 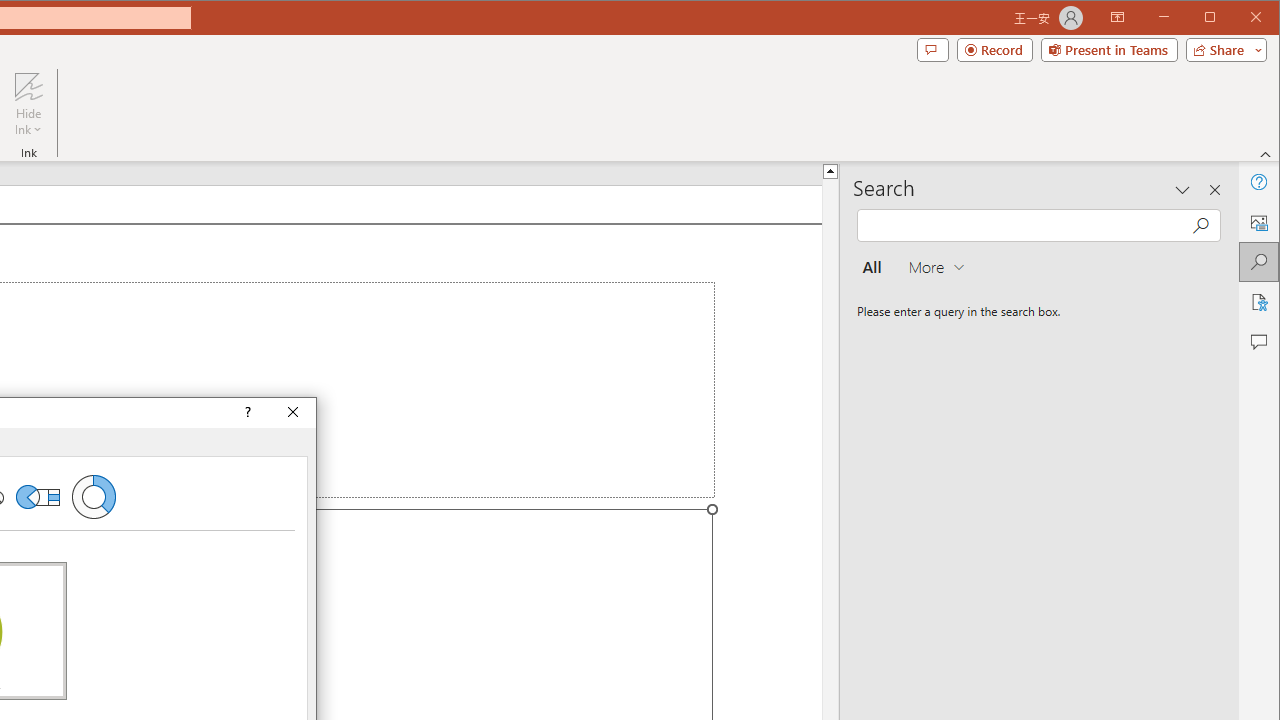 I want to click on 'Hide Ink', so click(x=28, y=85).